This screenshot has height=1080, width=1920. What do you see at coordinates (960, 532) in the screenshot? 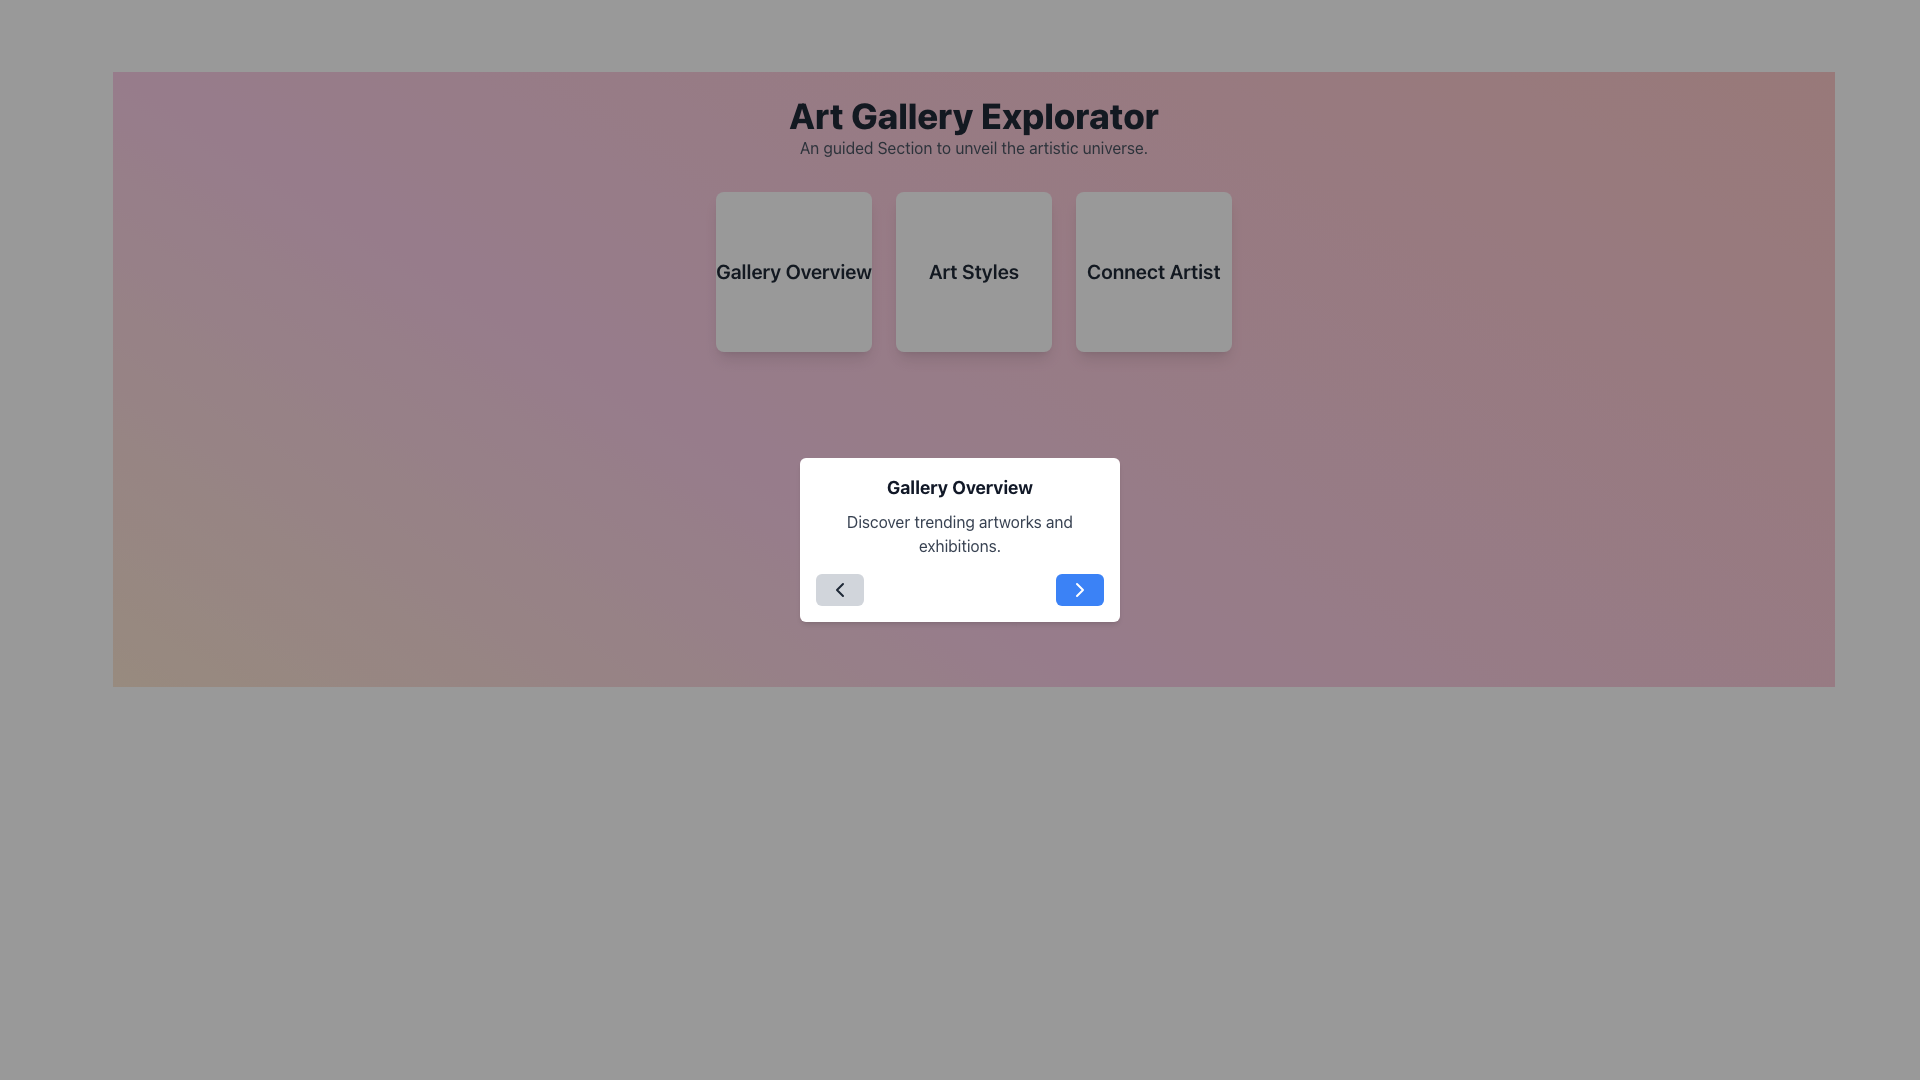
I see `static text element containing 'Discover trending artworks and exhibitions.' which is centrally aligned within the 'Gallery Overview' card` at bounding box center [960, 532].